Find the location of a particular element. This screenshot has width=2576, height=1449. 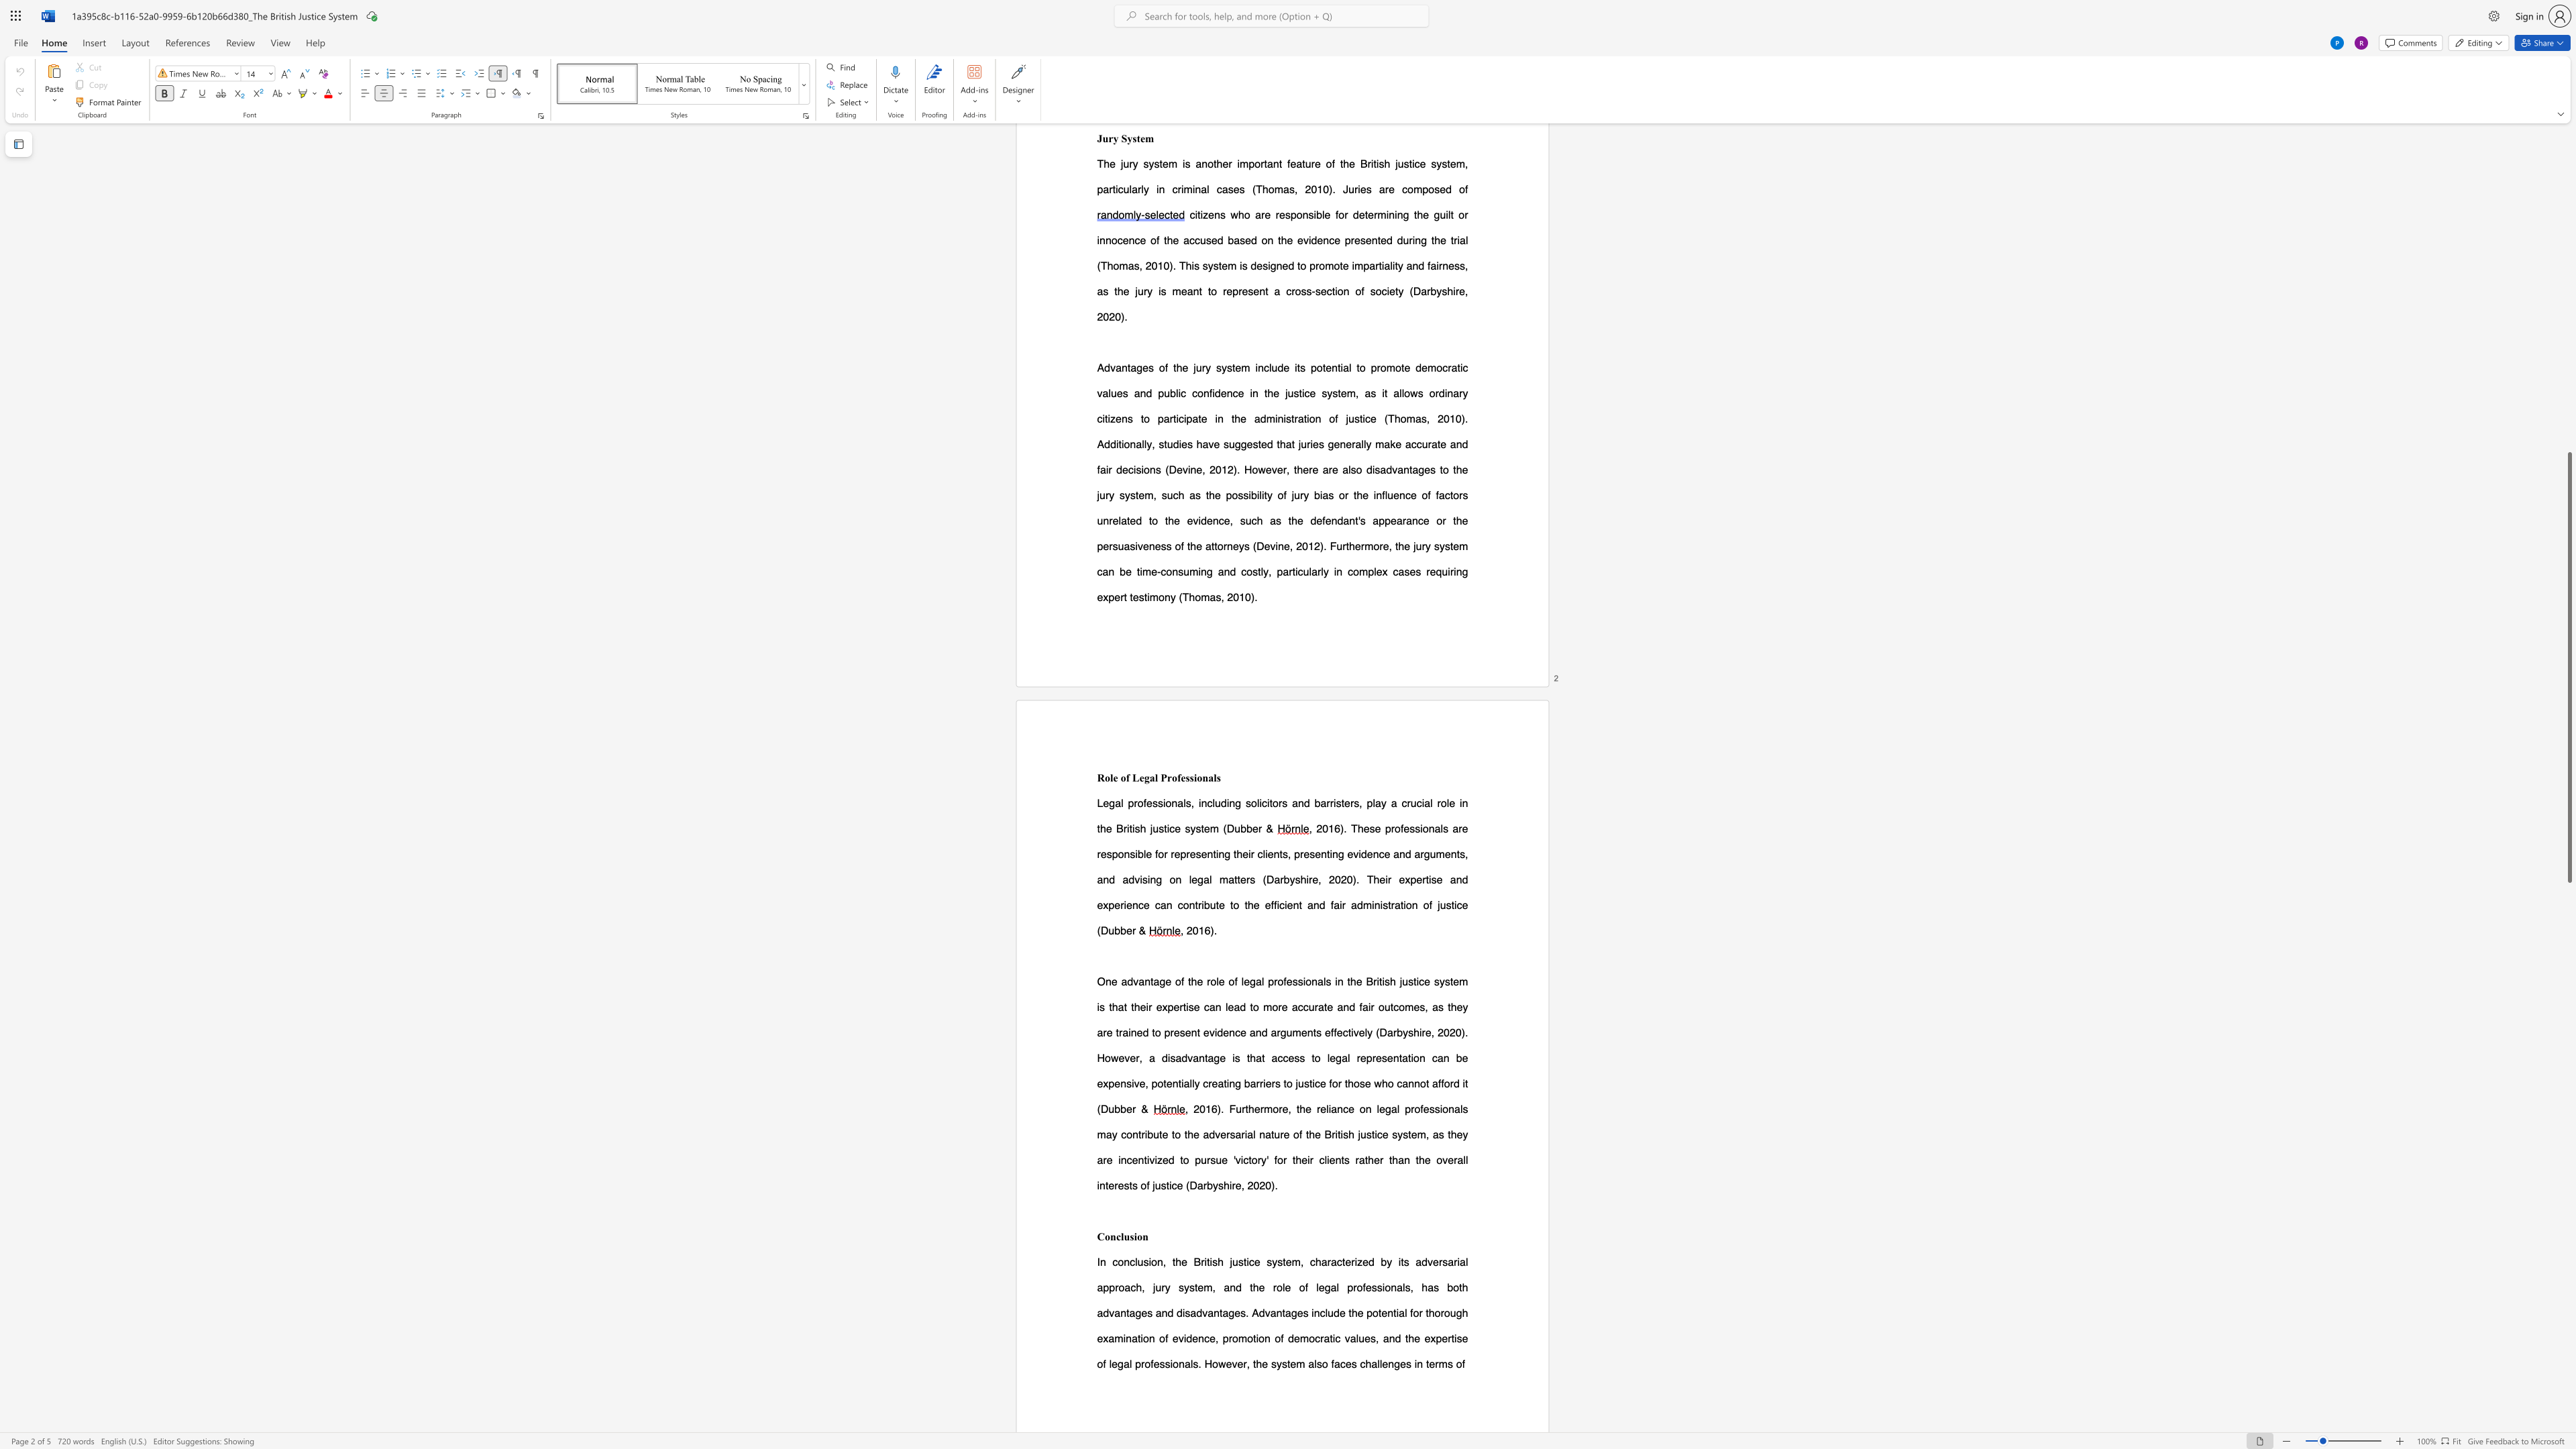

the subset text "ad t" within the text "can lead to more" is located at coordinates (1234, 1006).